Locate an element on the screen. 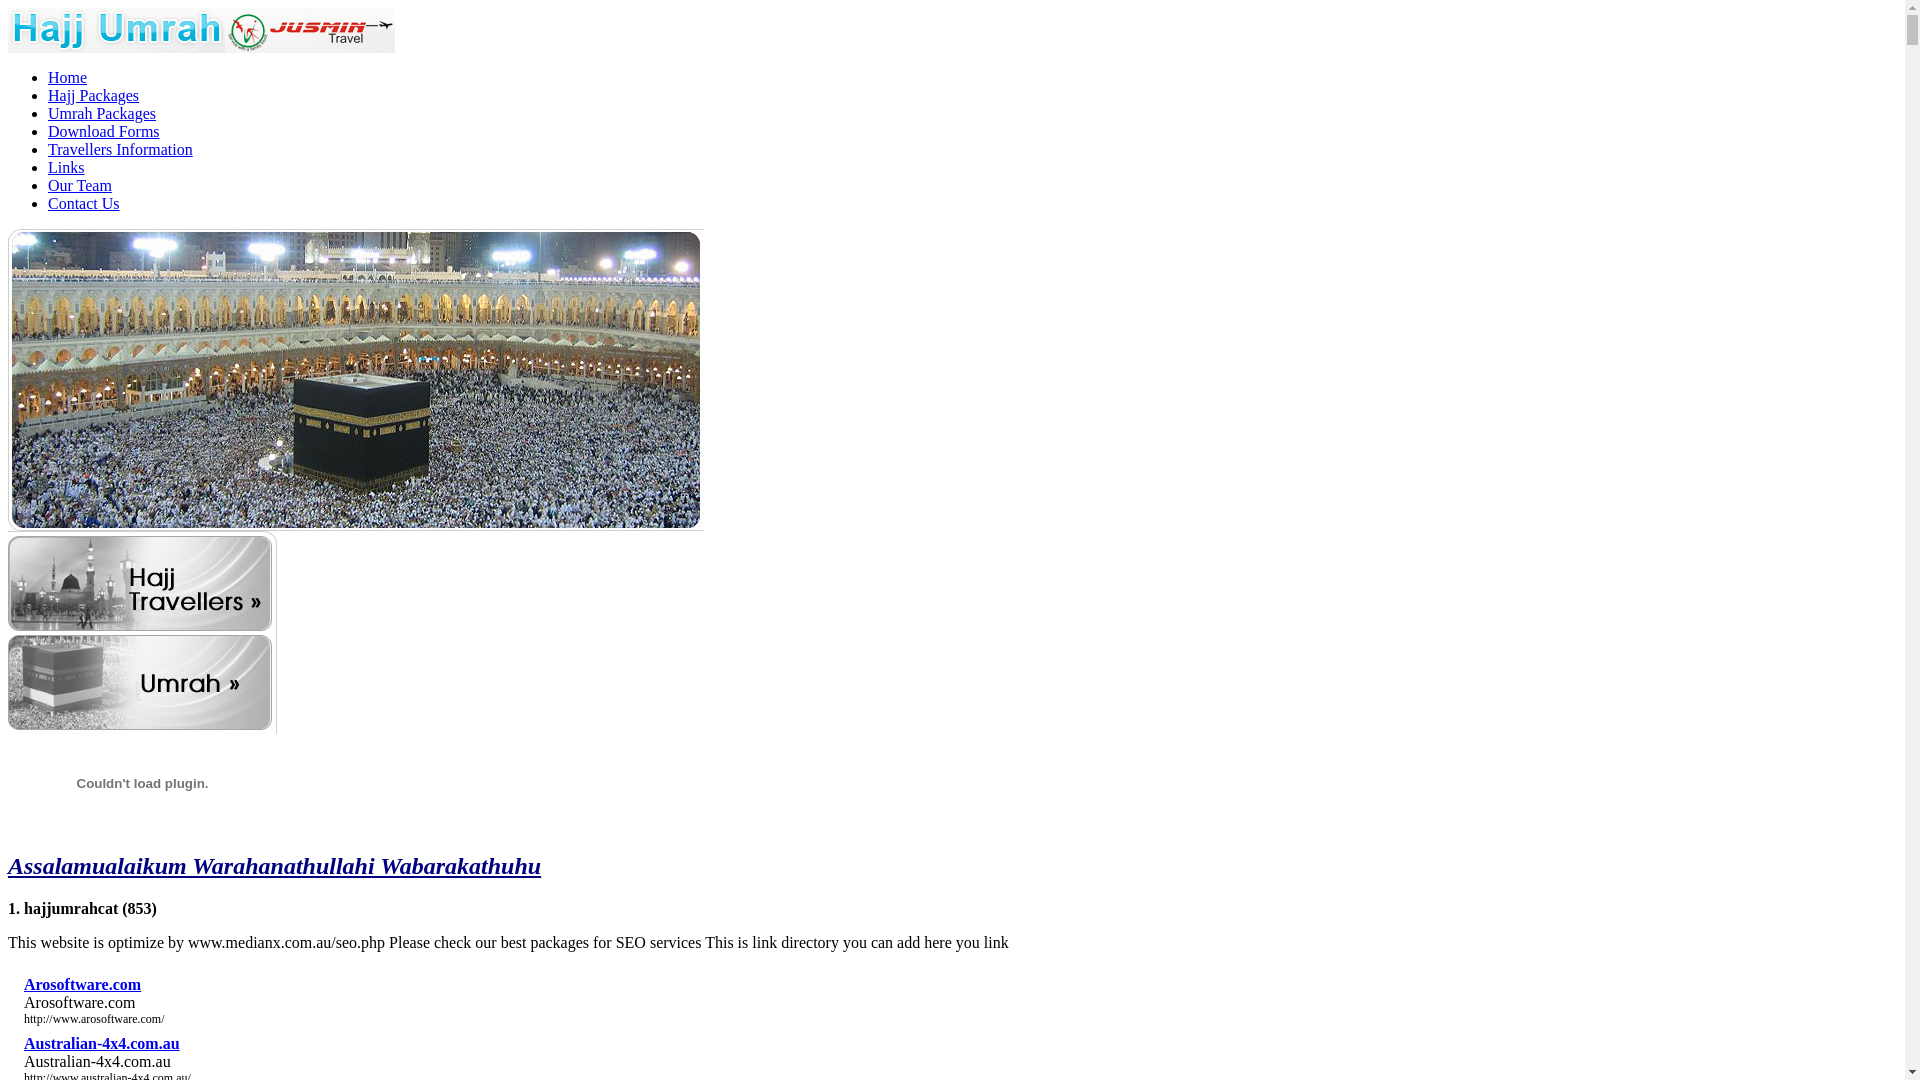  'Links' is located at coordinates (48, 166).